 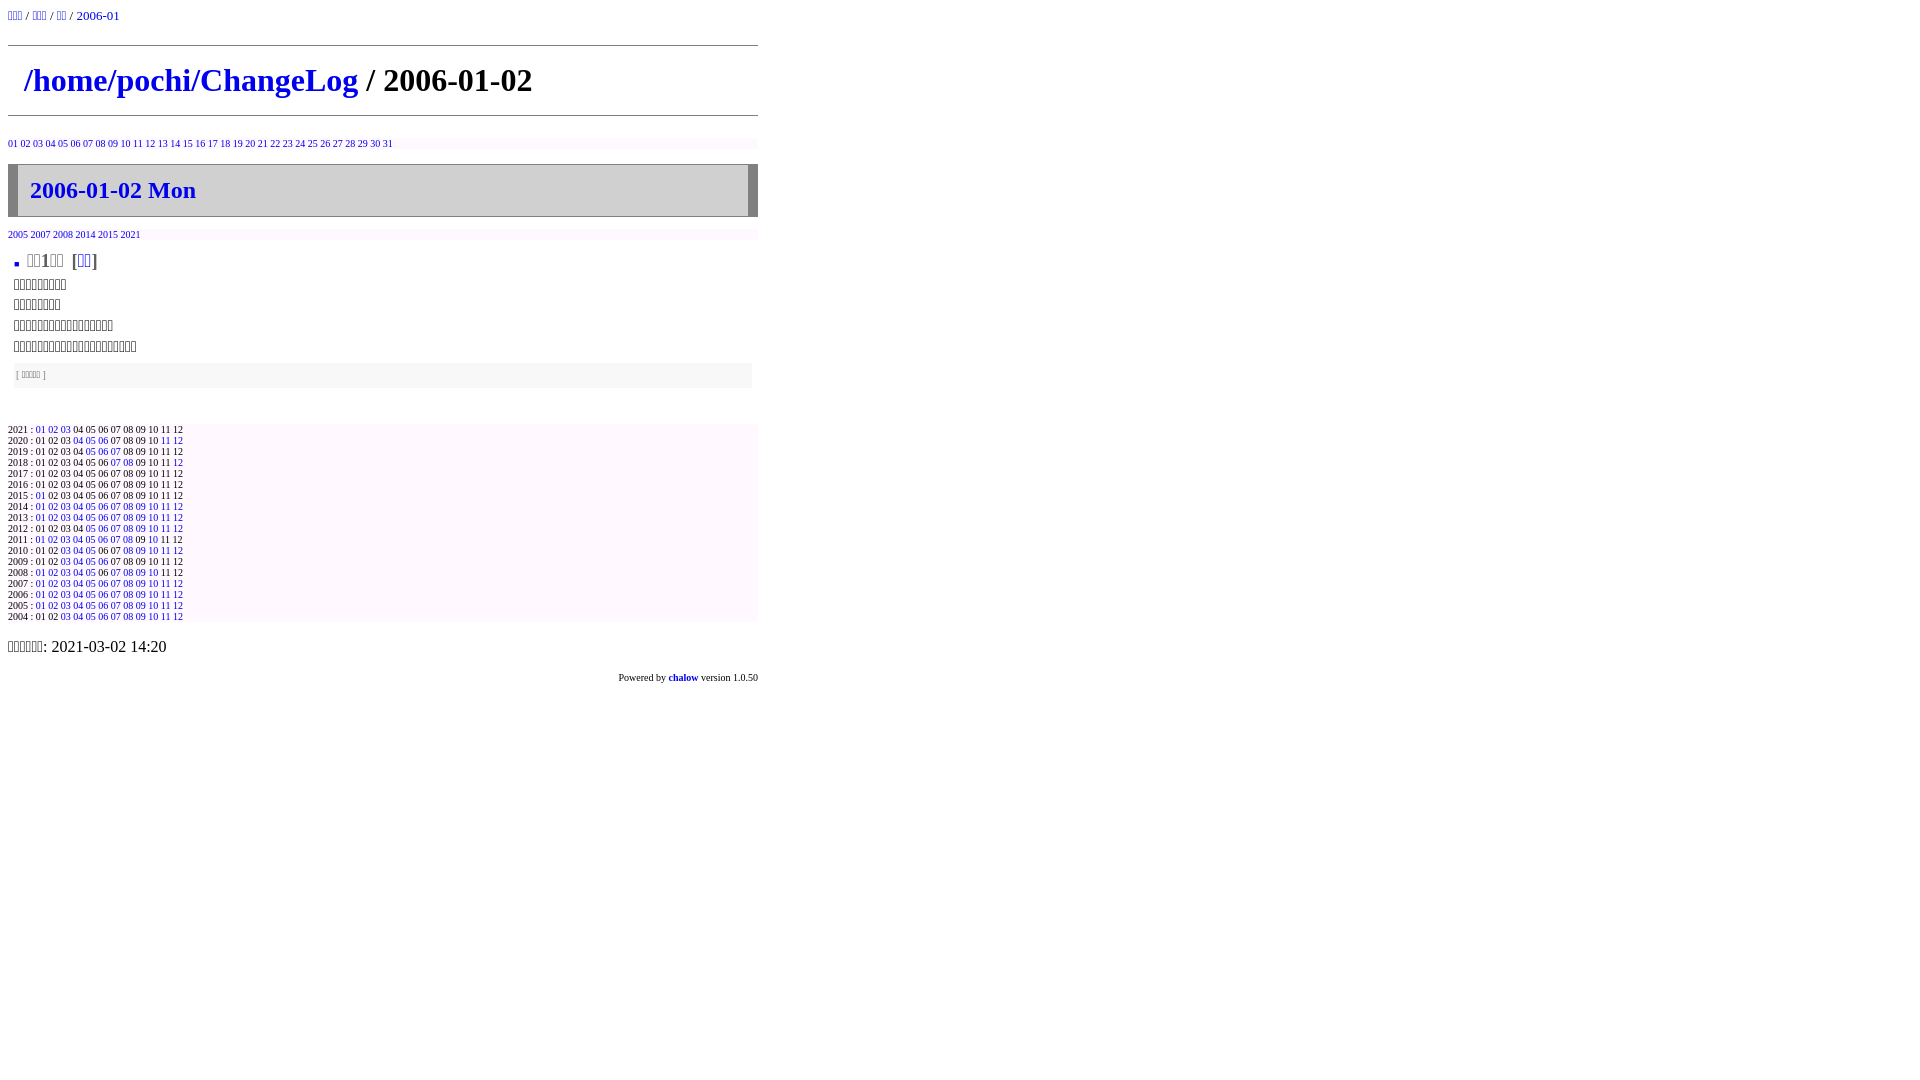 What do you see at coordinates (112, 189) in the screenshot?
I see `'2006-01-02 Mon'` at bounding box center [112, 189].